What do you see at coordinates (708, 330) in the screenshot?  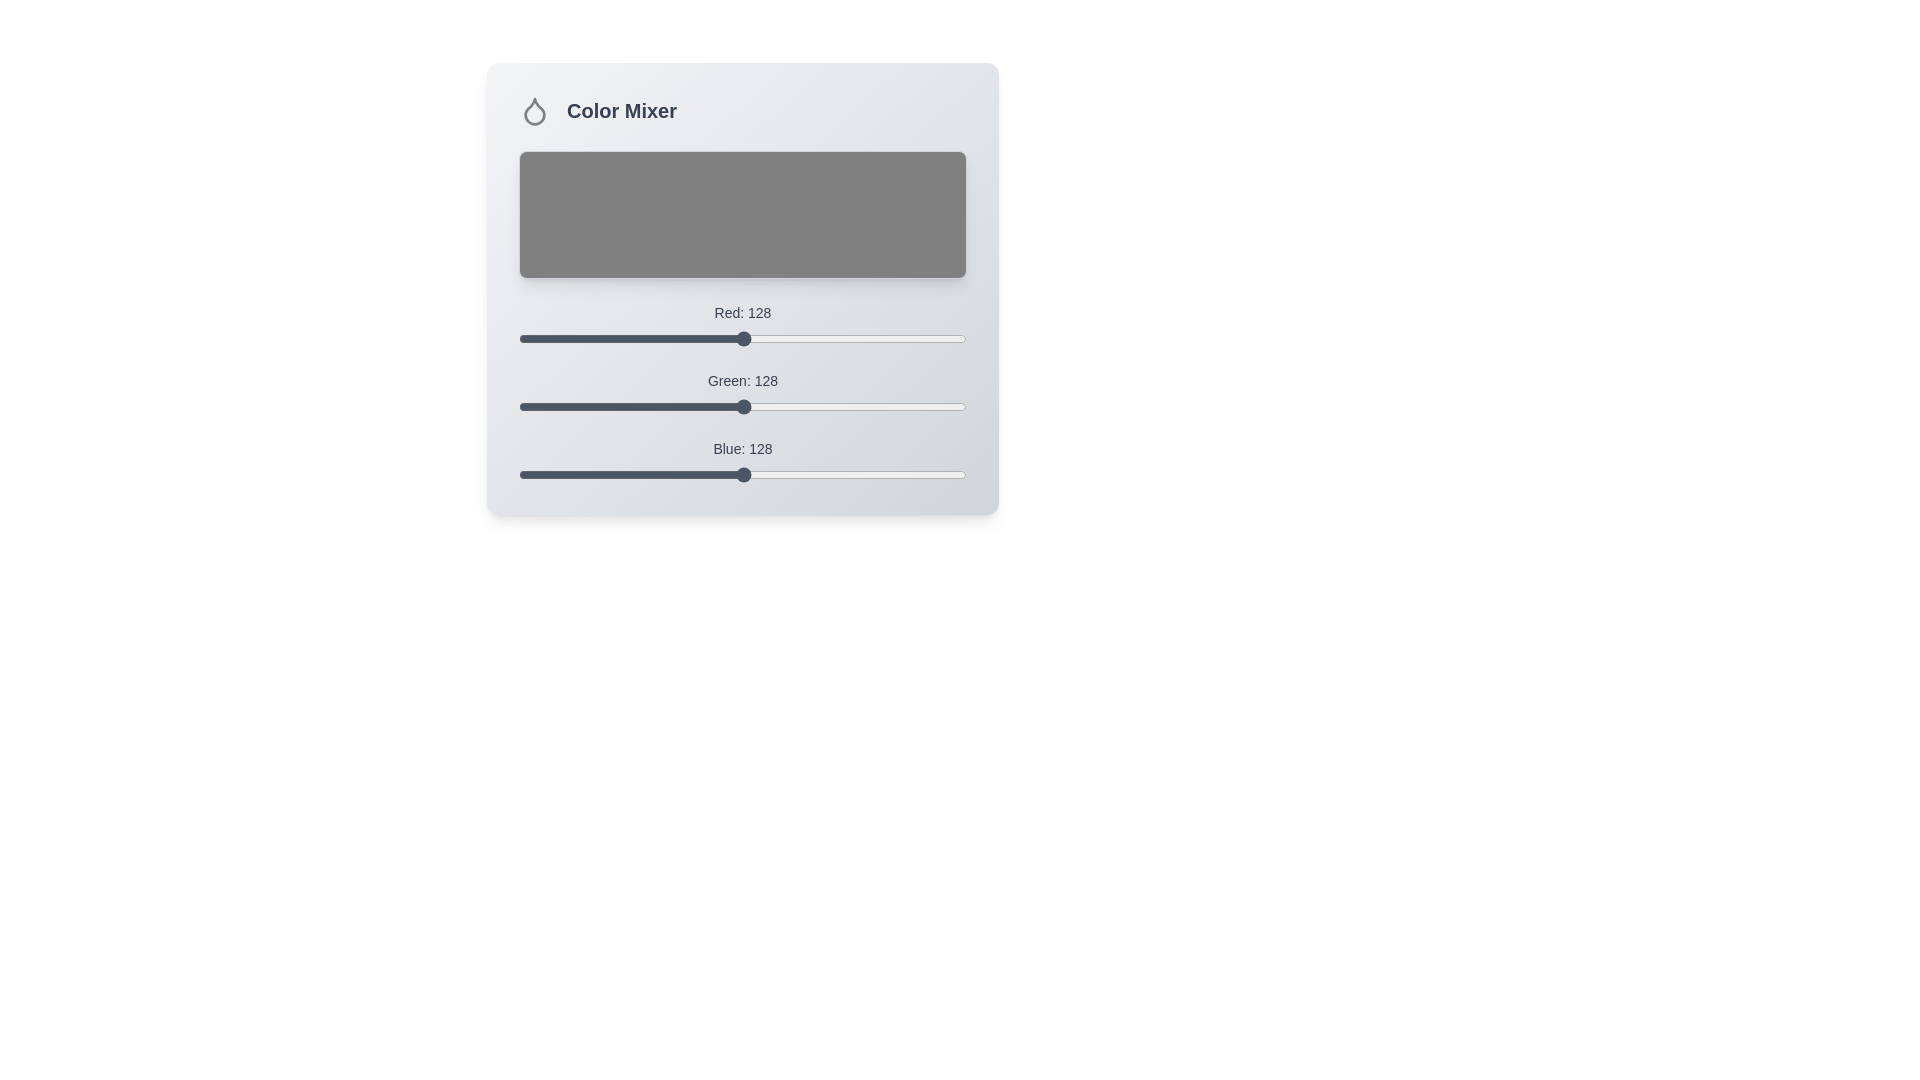 I see `the 0 slider to 108` at bounding box center [708, 330].